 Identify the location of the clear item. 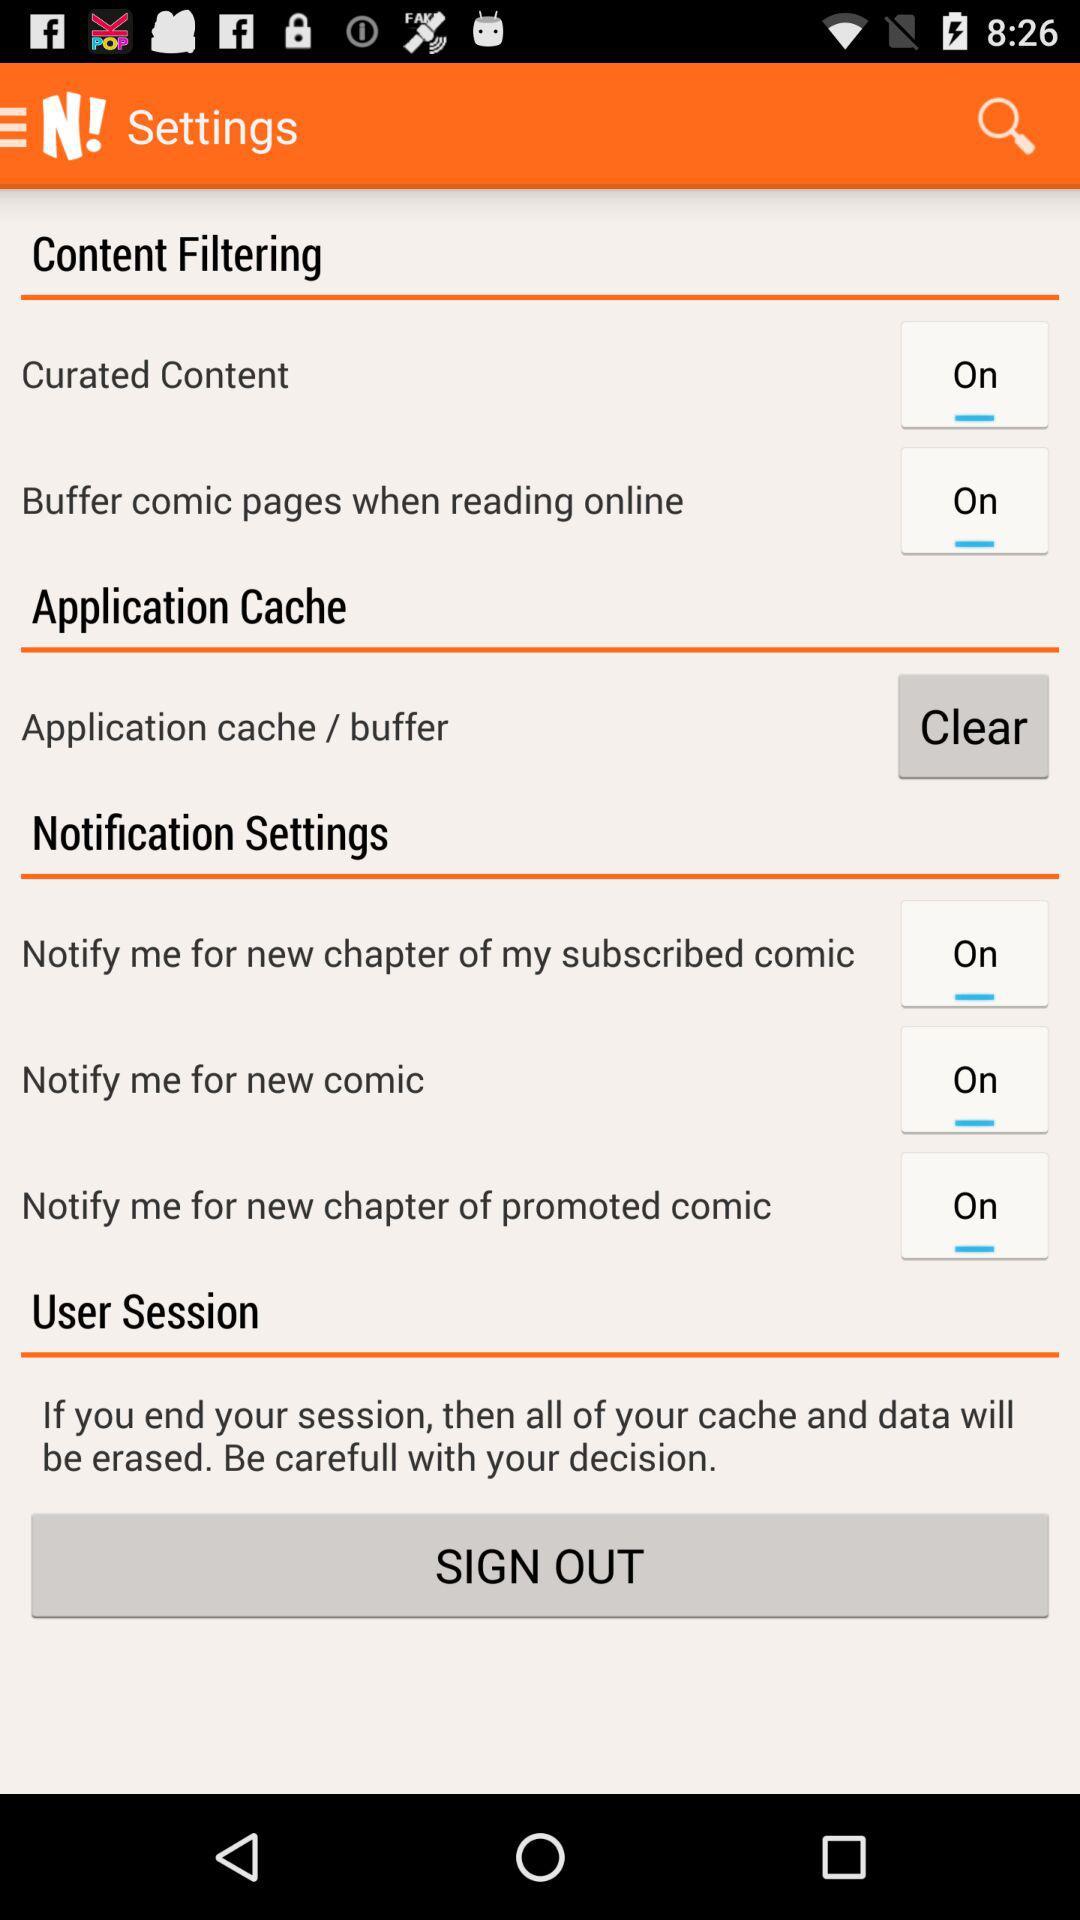
(972, 724).